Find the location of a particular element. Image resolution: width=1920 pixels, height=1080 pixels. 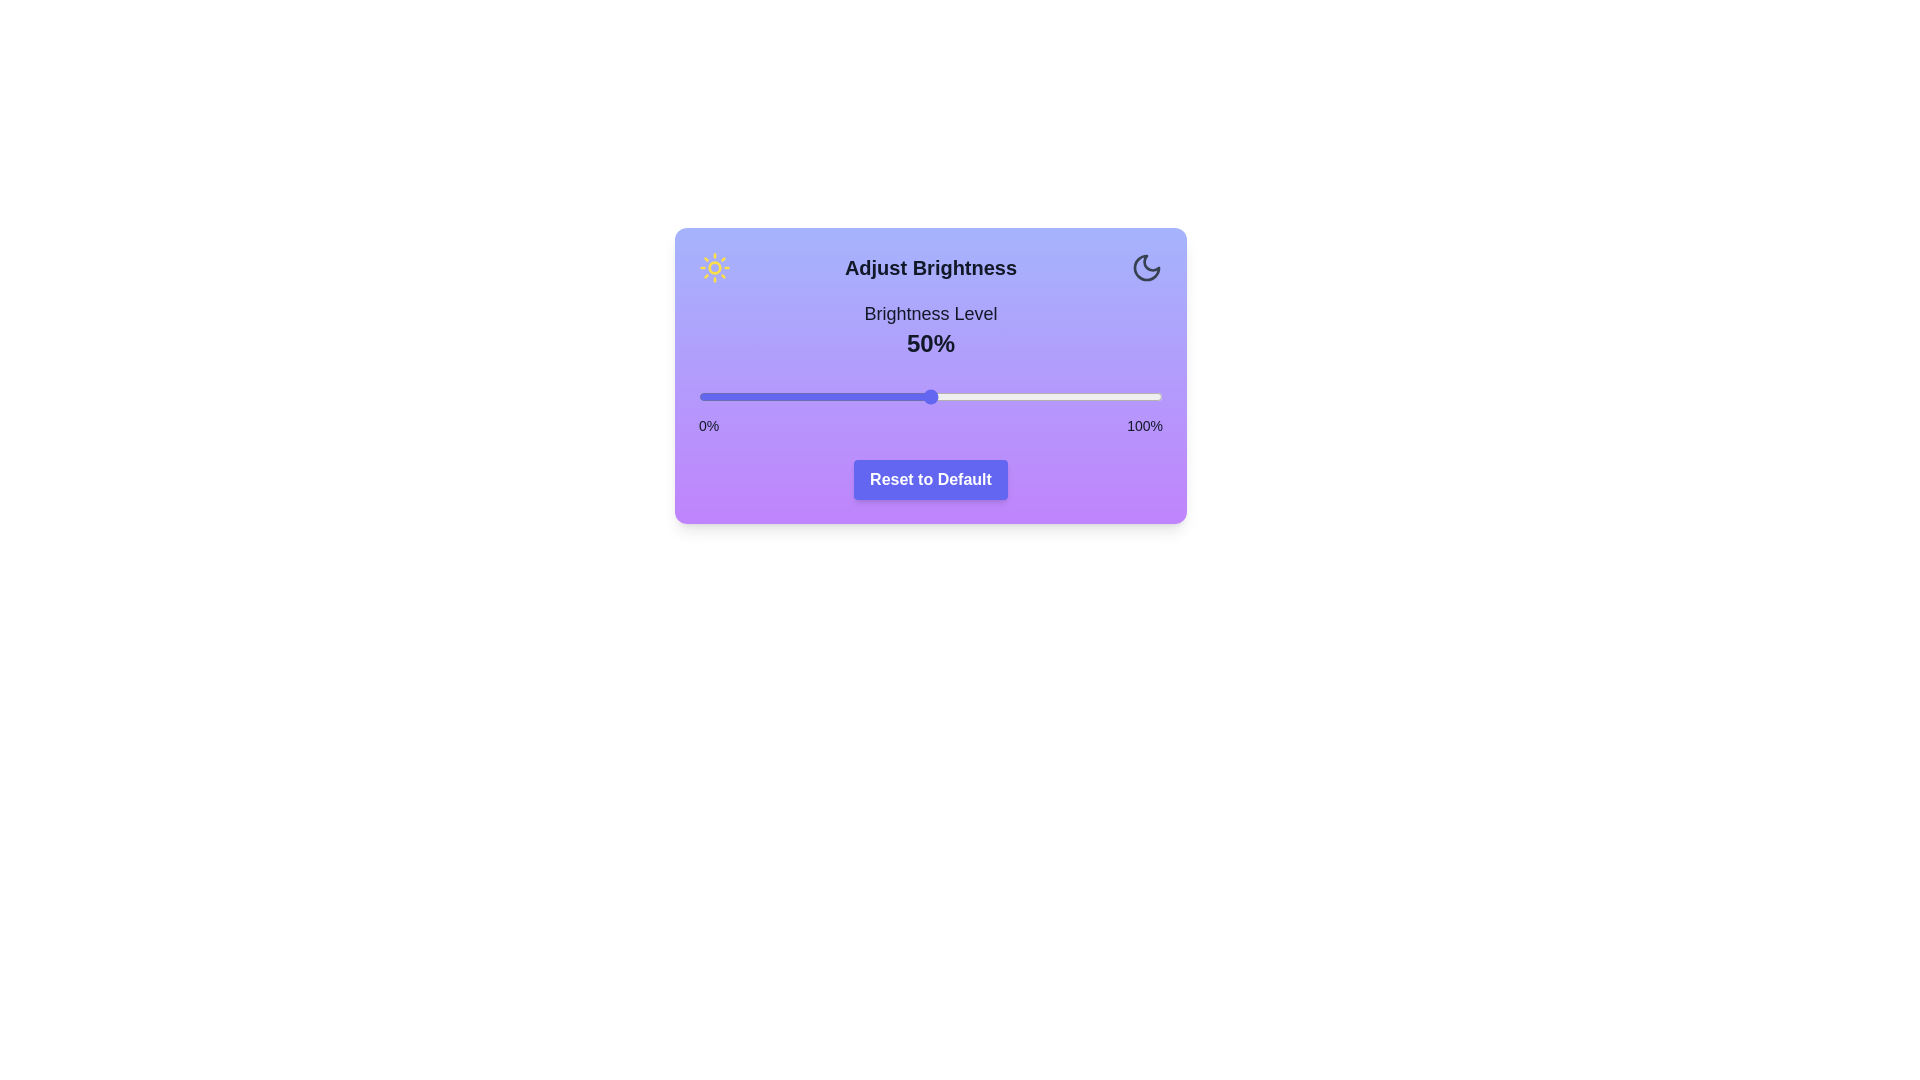

the brightness to 89% by moving the slider is located at coordinates (1110, 397).